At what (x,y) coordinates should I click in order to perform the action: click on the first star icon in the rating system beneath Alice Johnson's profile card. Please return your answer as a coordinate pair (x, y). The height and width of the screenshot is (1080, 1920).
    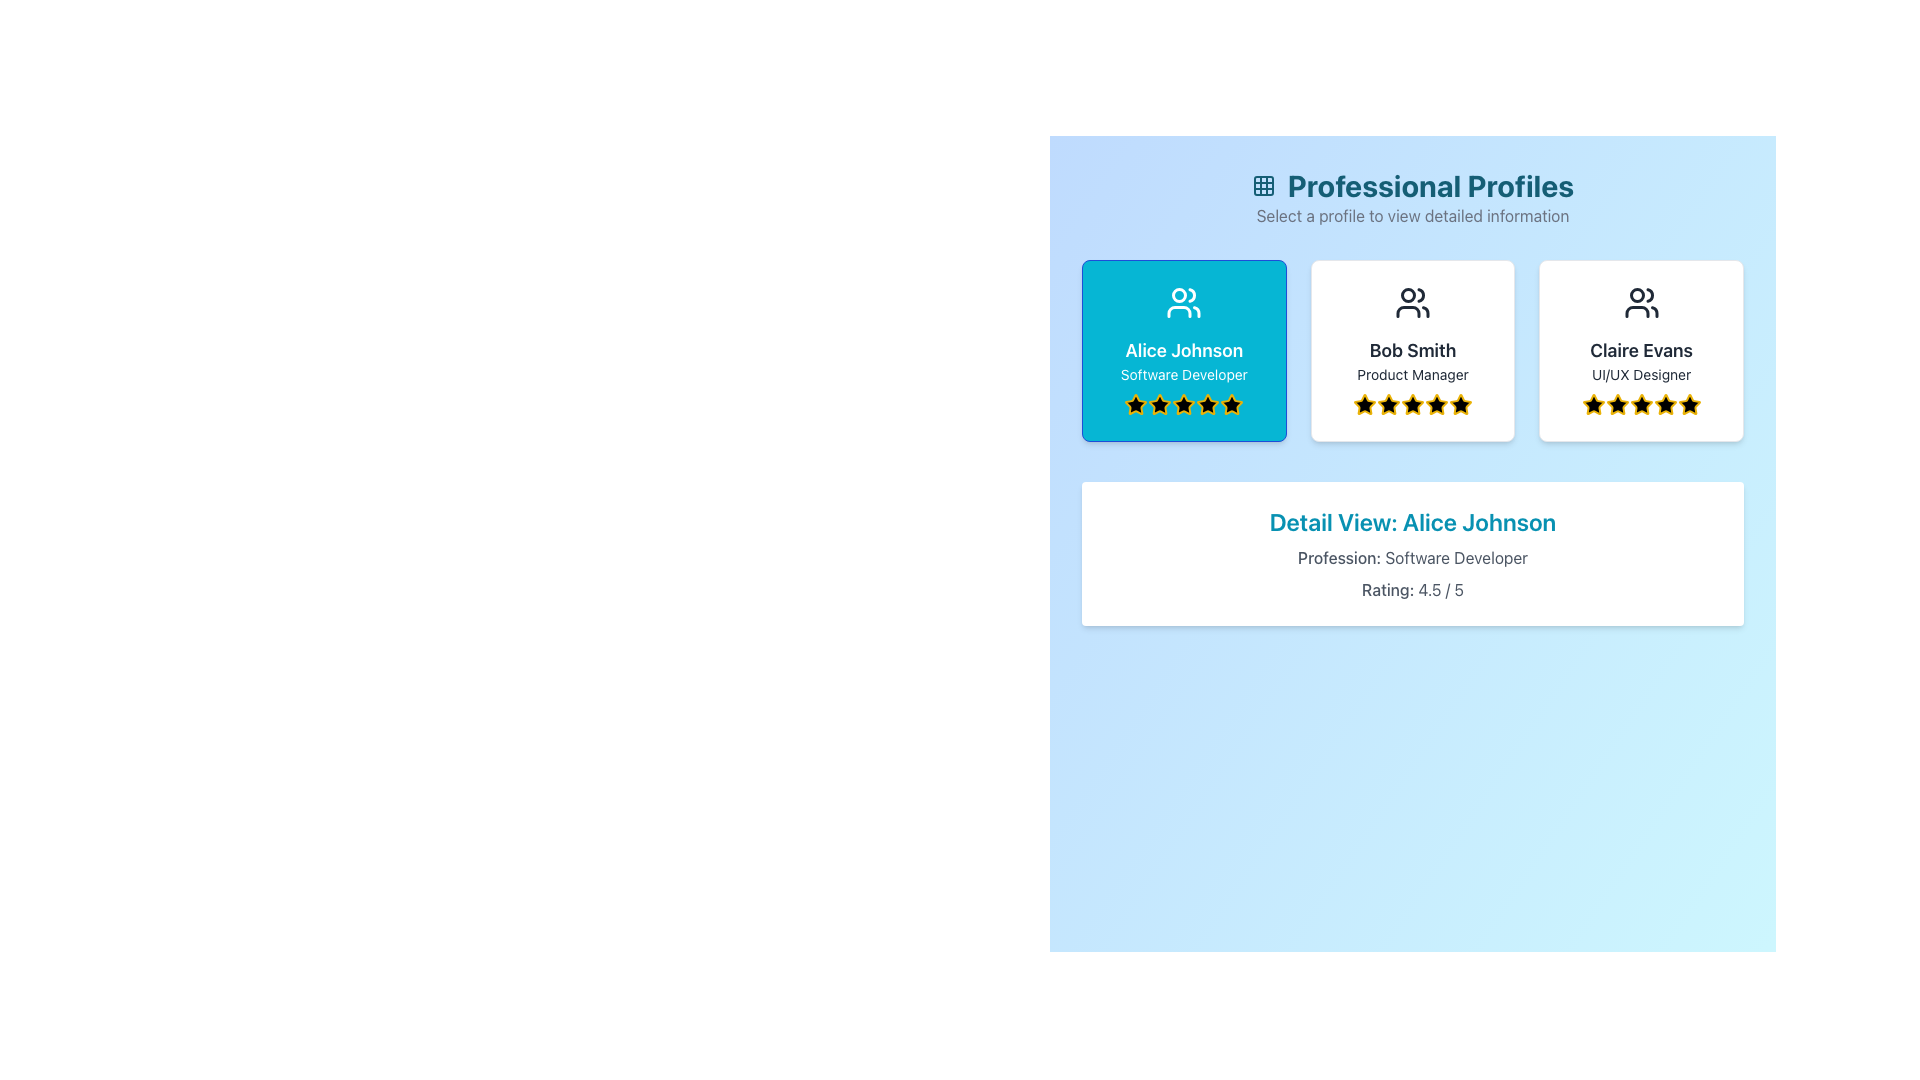
    Looking at the image, I should click on (1136, 405).